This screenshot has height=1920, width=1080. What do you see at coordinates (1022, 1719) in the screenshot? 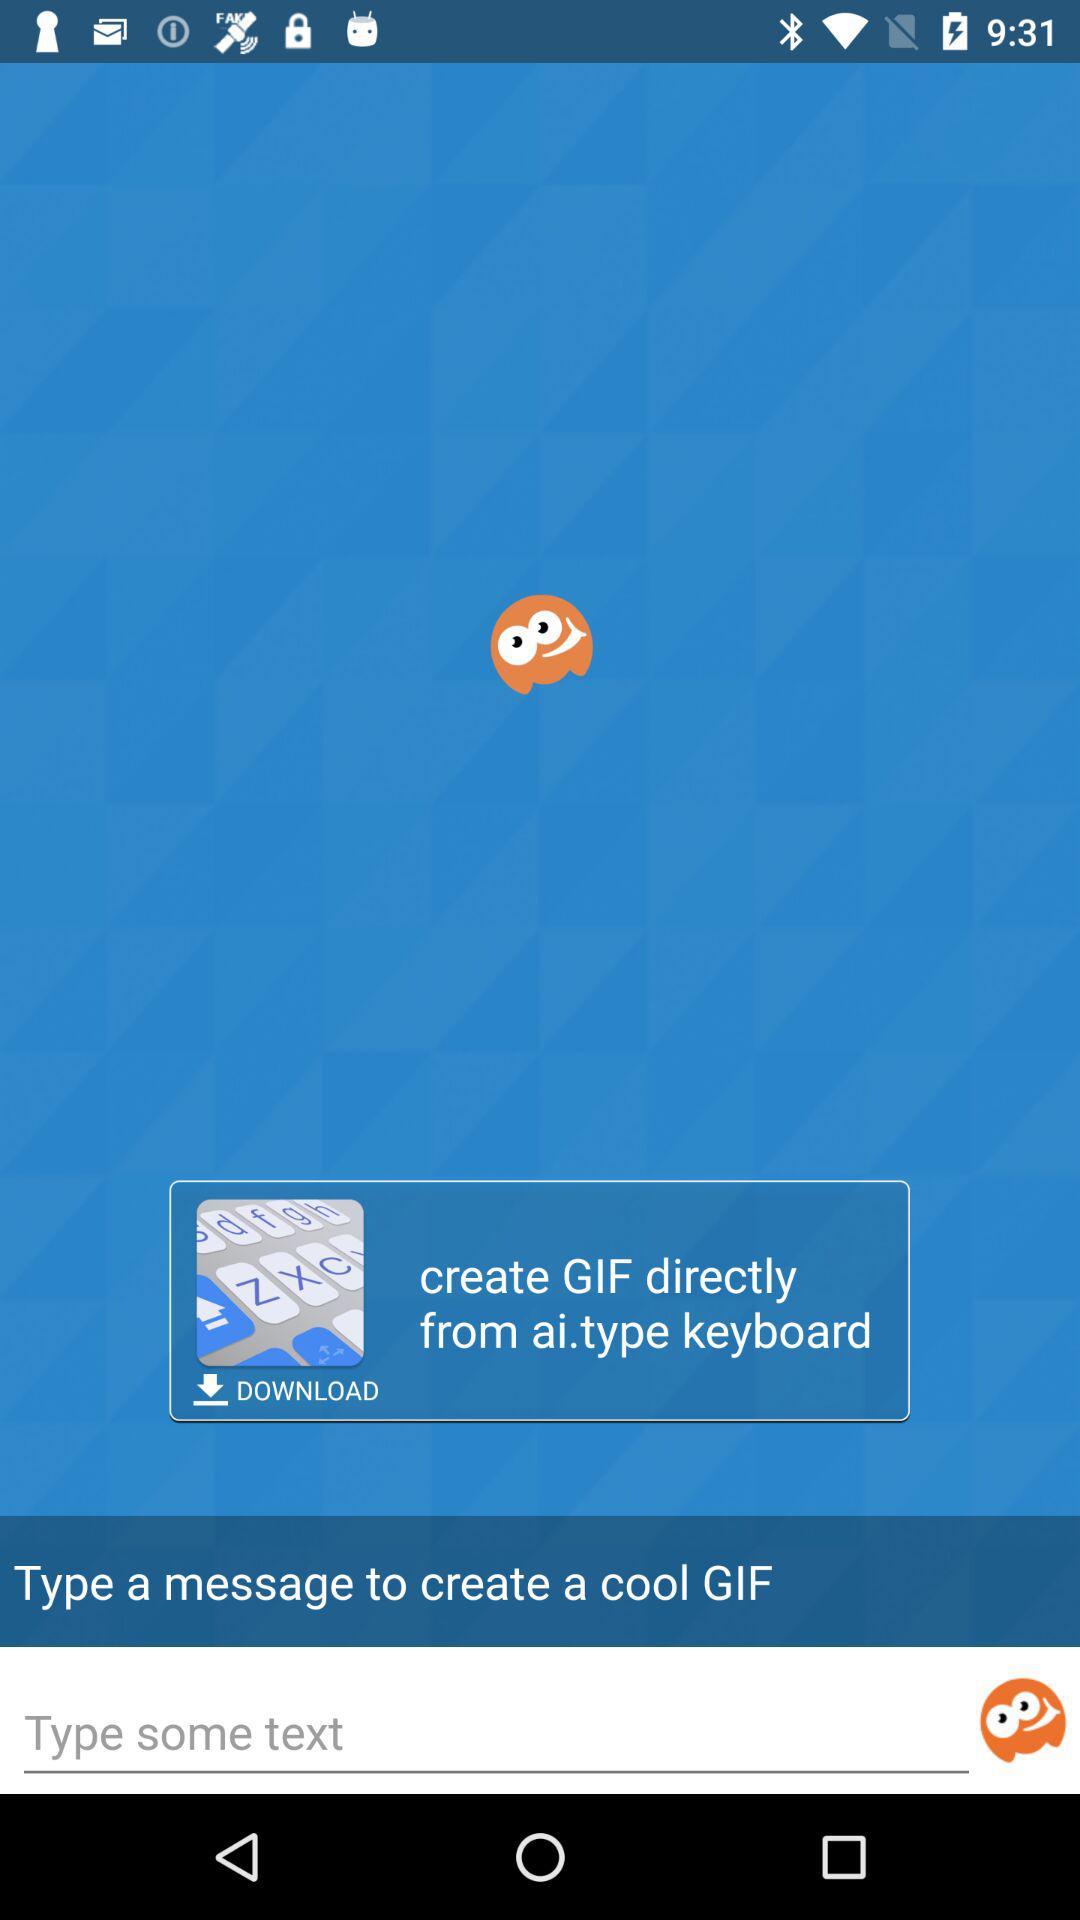
I see `submit text` at bounding box center [1022, 1719].